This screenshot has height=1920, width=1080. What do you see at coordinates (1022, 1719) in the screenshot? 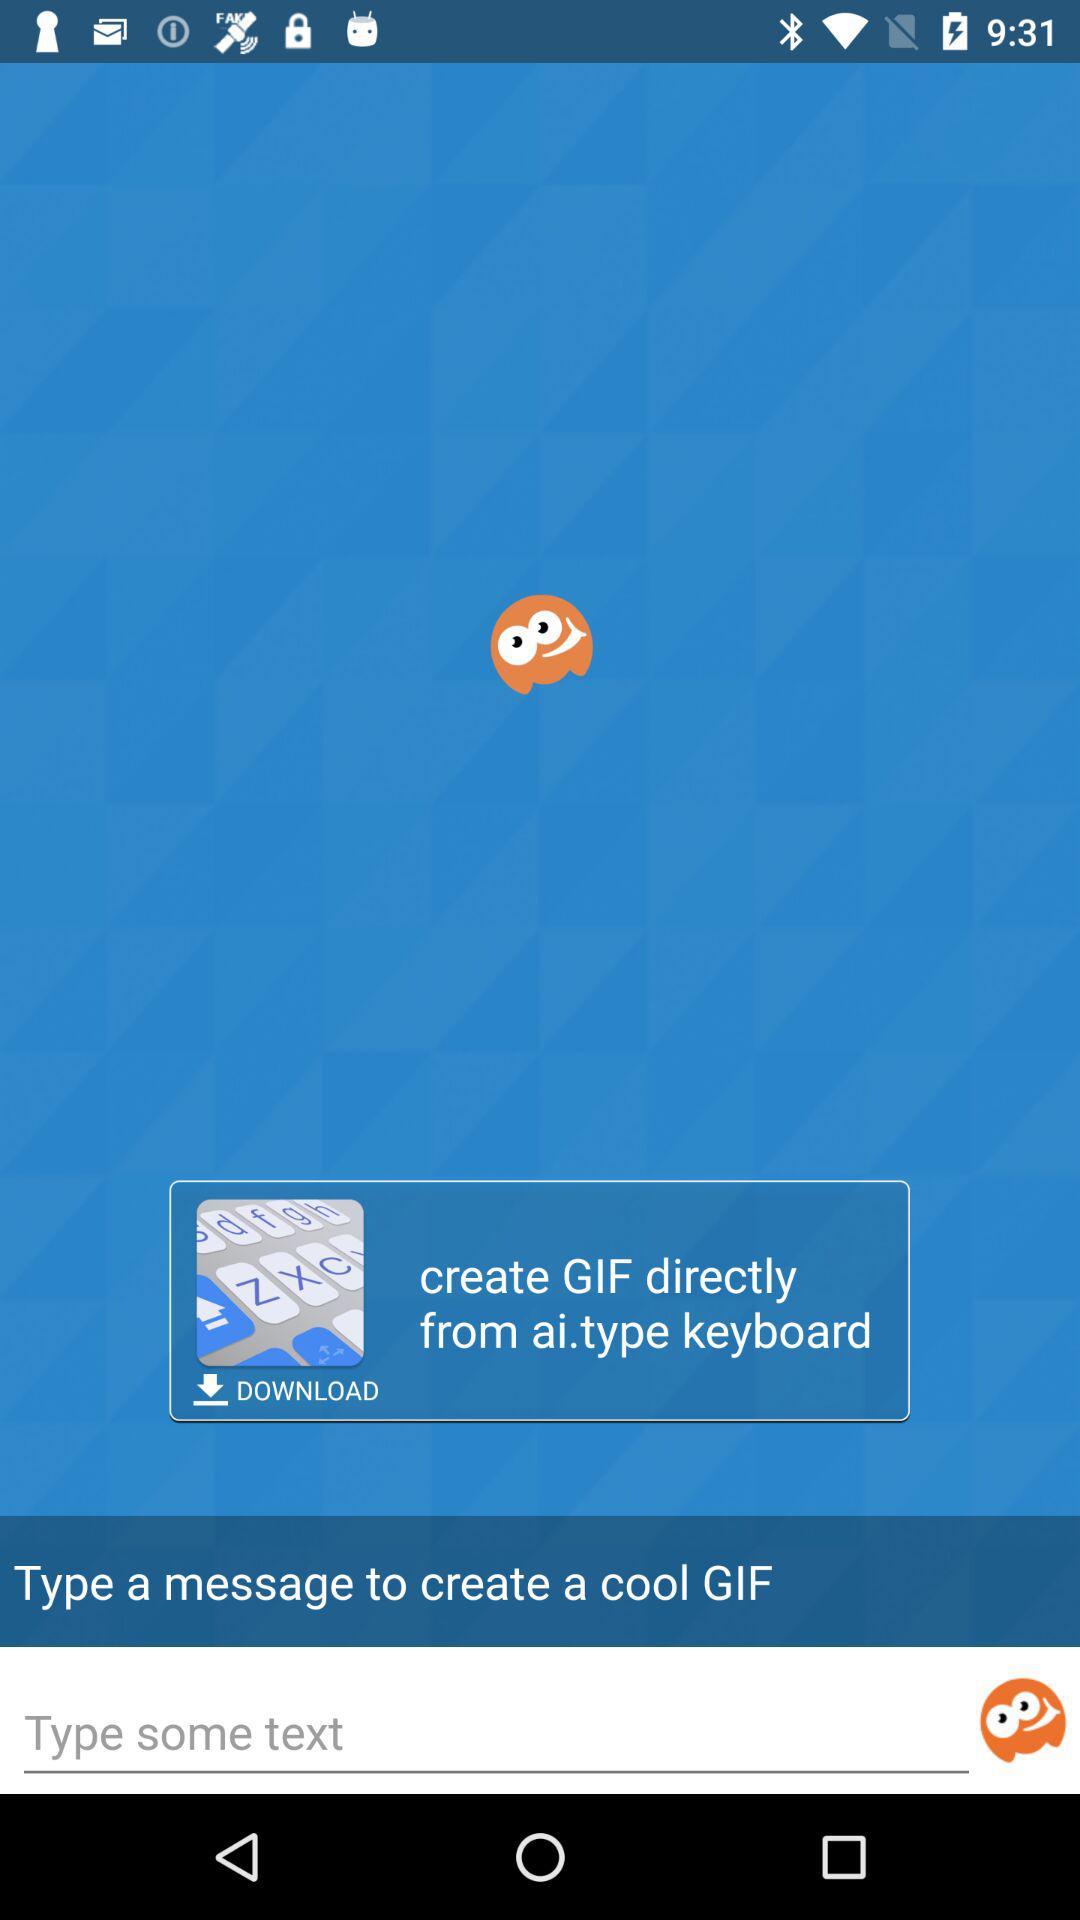
I see `submit text` at bounding box center [1022, 1719].